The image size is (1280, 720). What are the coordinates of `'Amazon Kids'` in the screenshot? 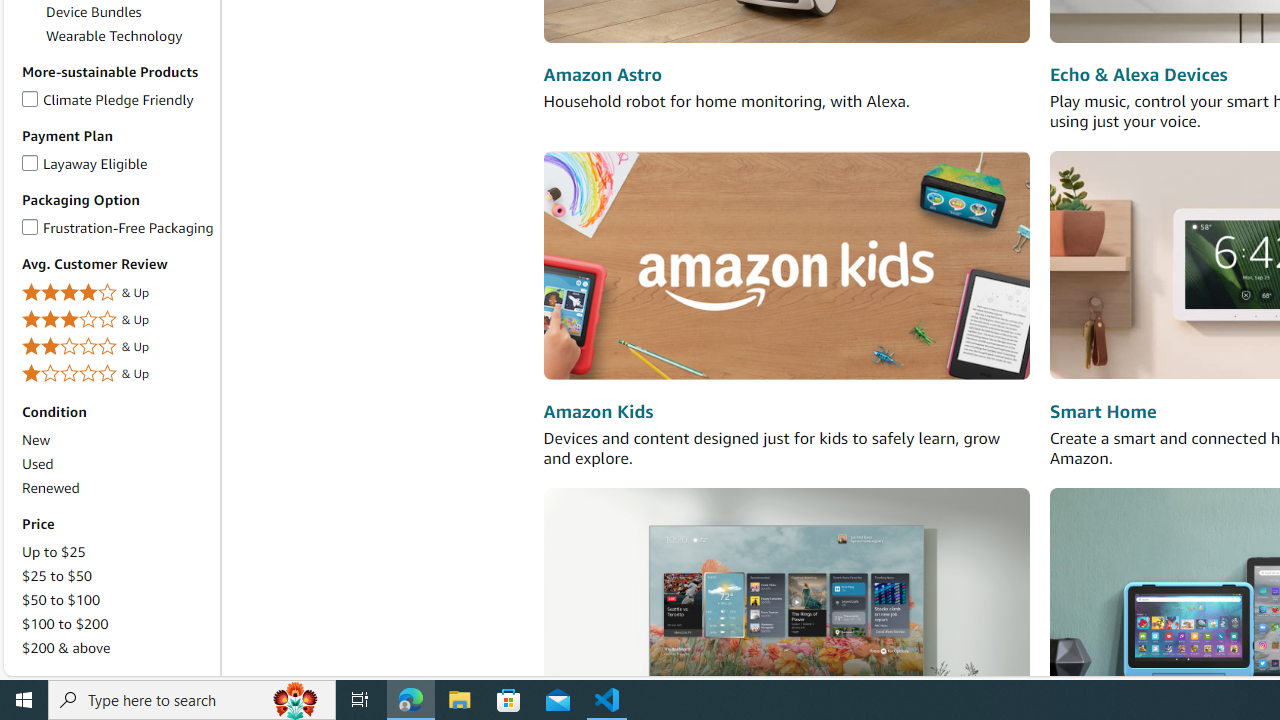 It's located at (597, 410).